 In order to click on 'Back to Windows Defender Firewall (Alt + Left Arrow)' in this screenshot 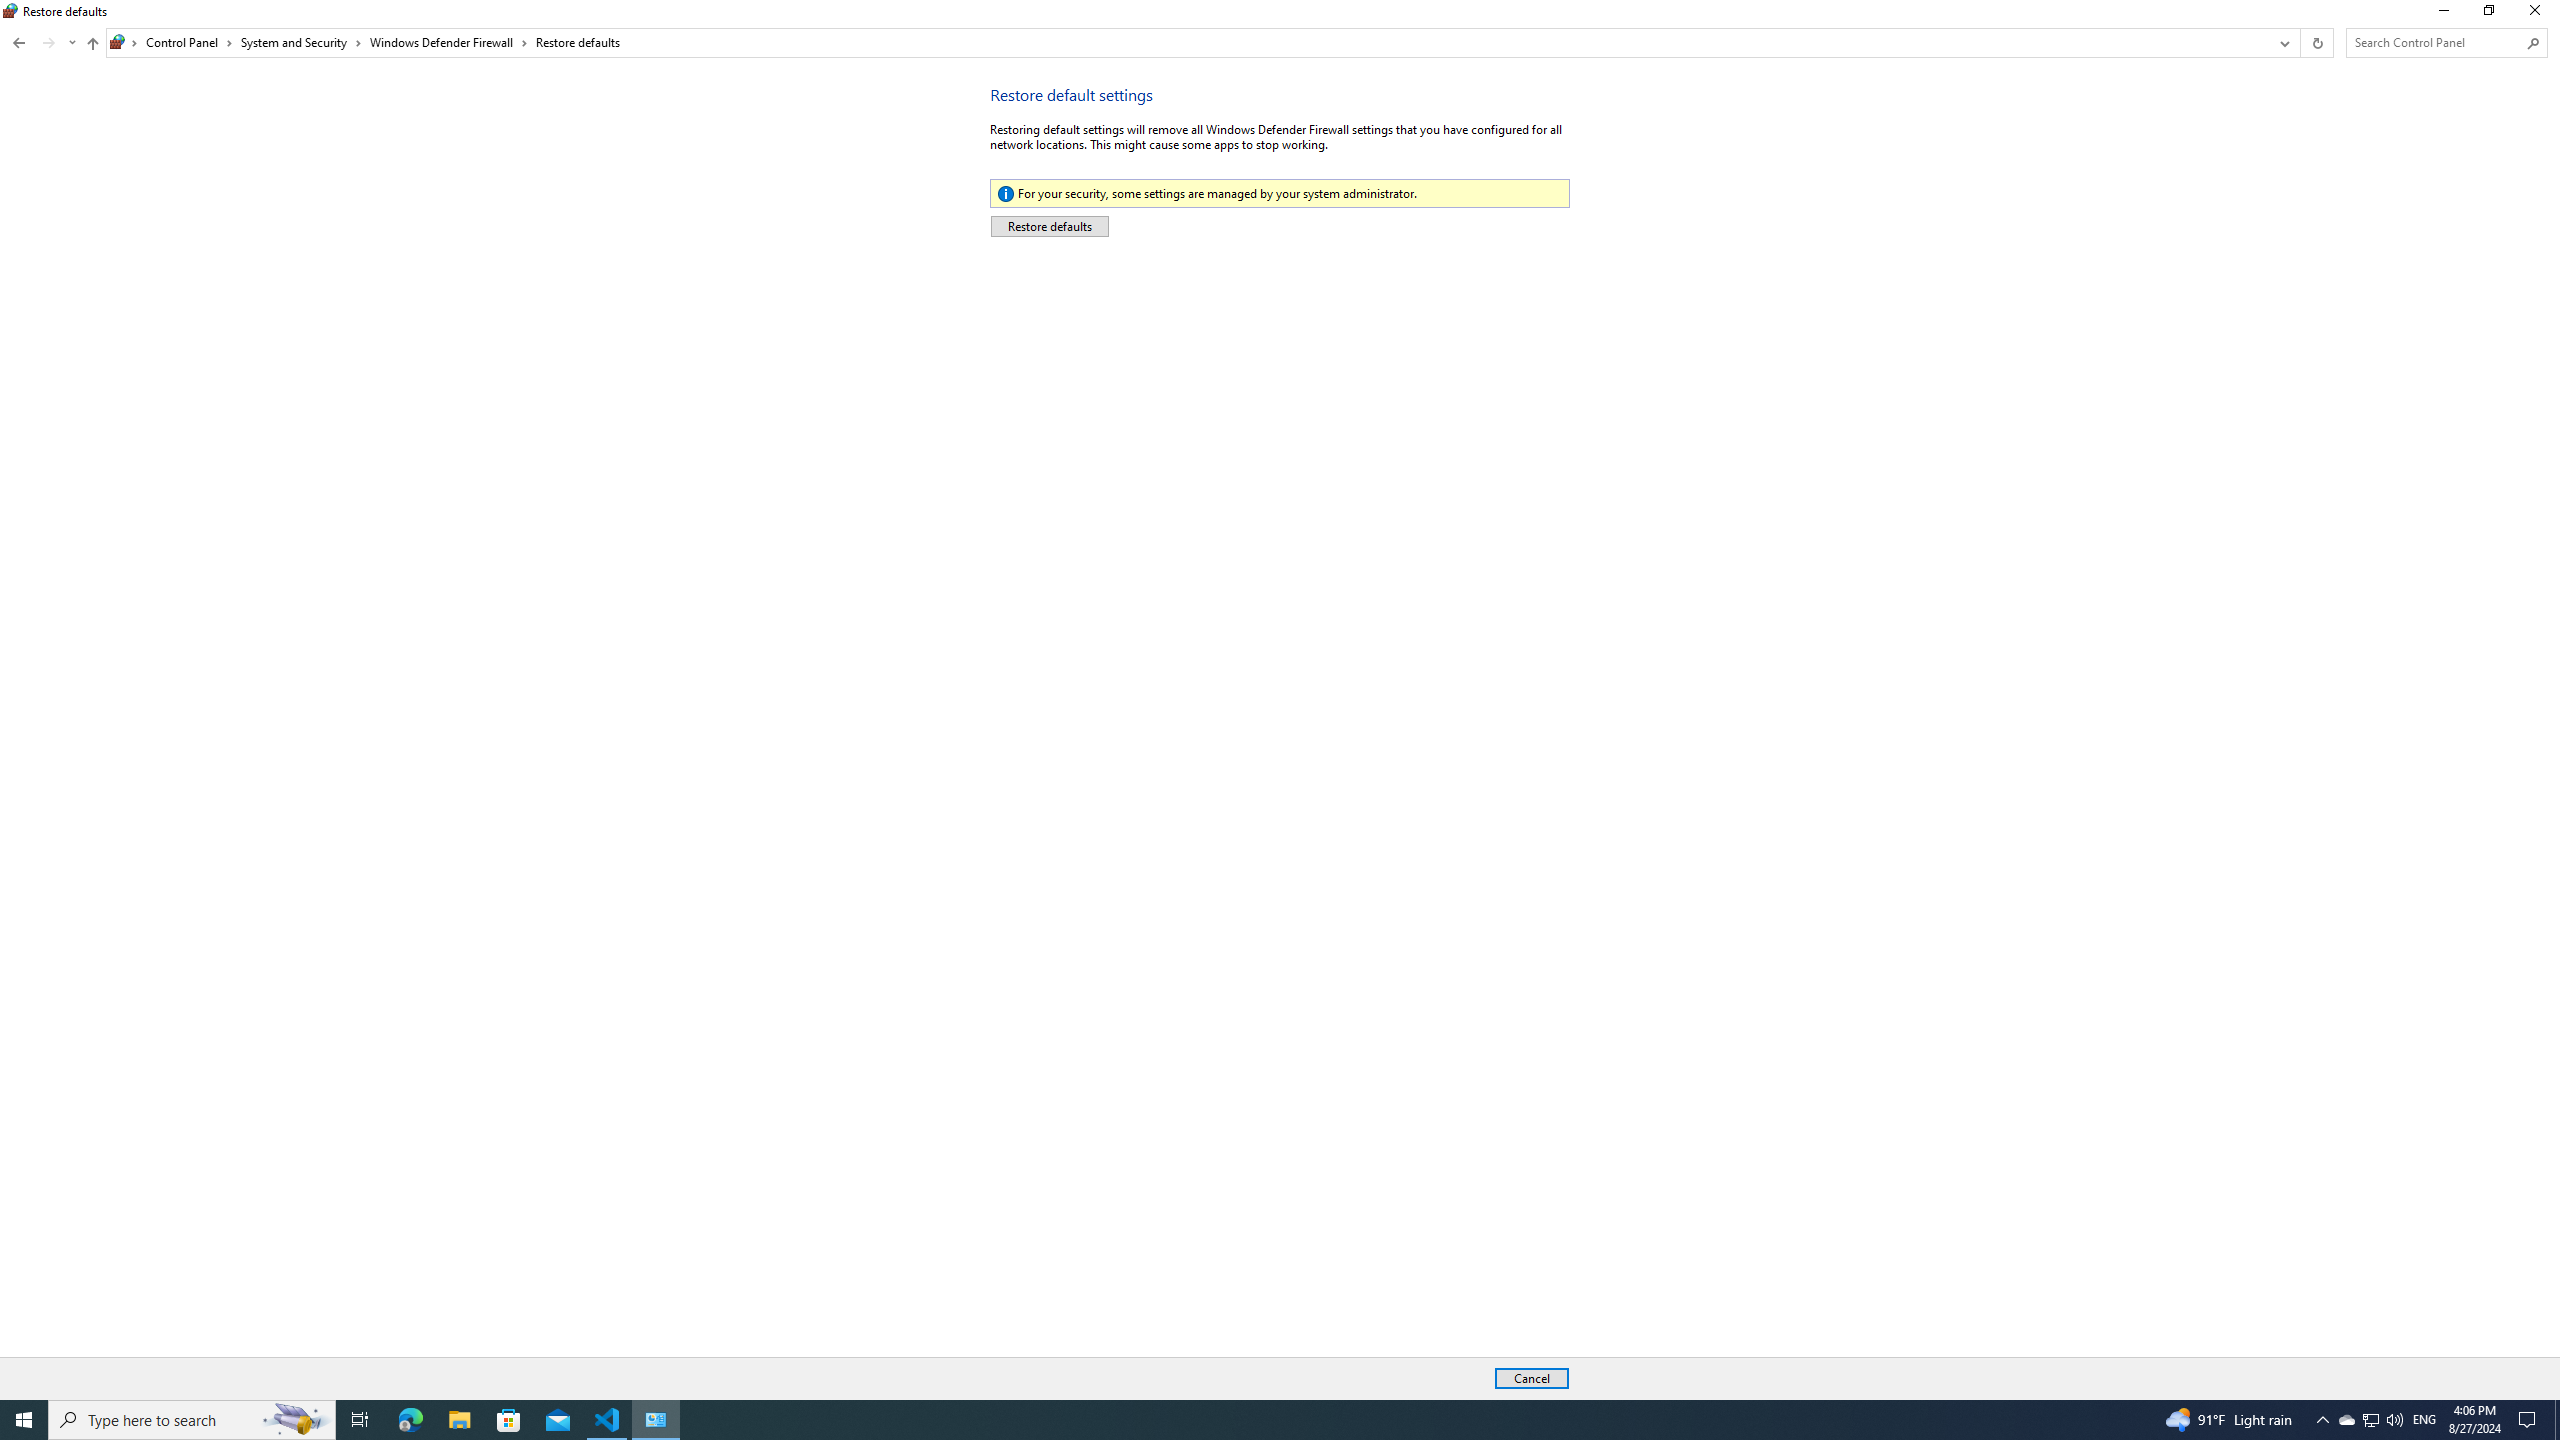, I will do `click(19, 42)`.